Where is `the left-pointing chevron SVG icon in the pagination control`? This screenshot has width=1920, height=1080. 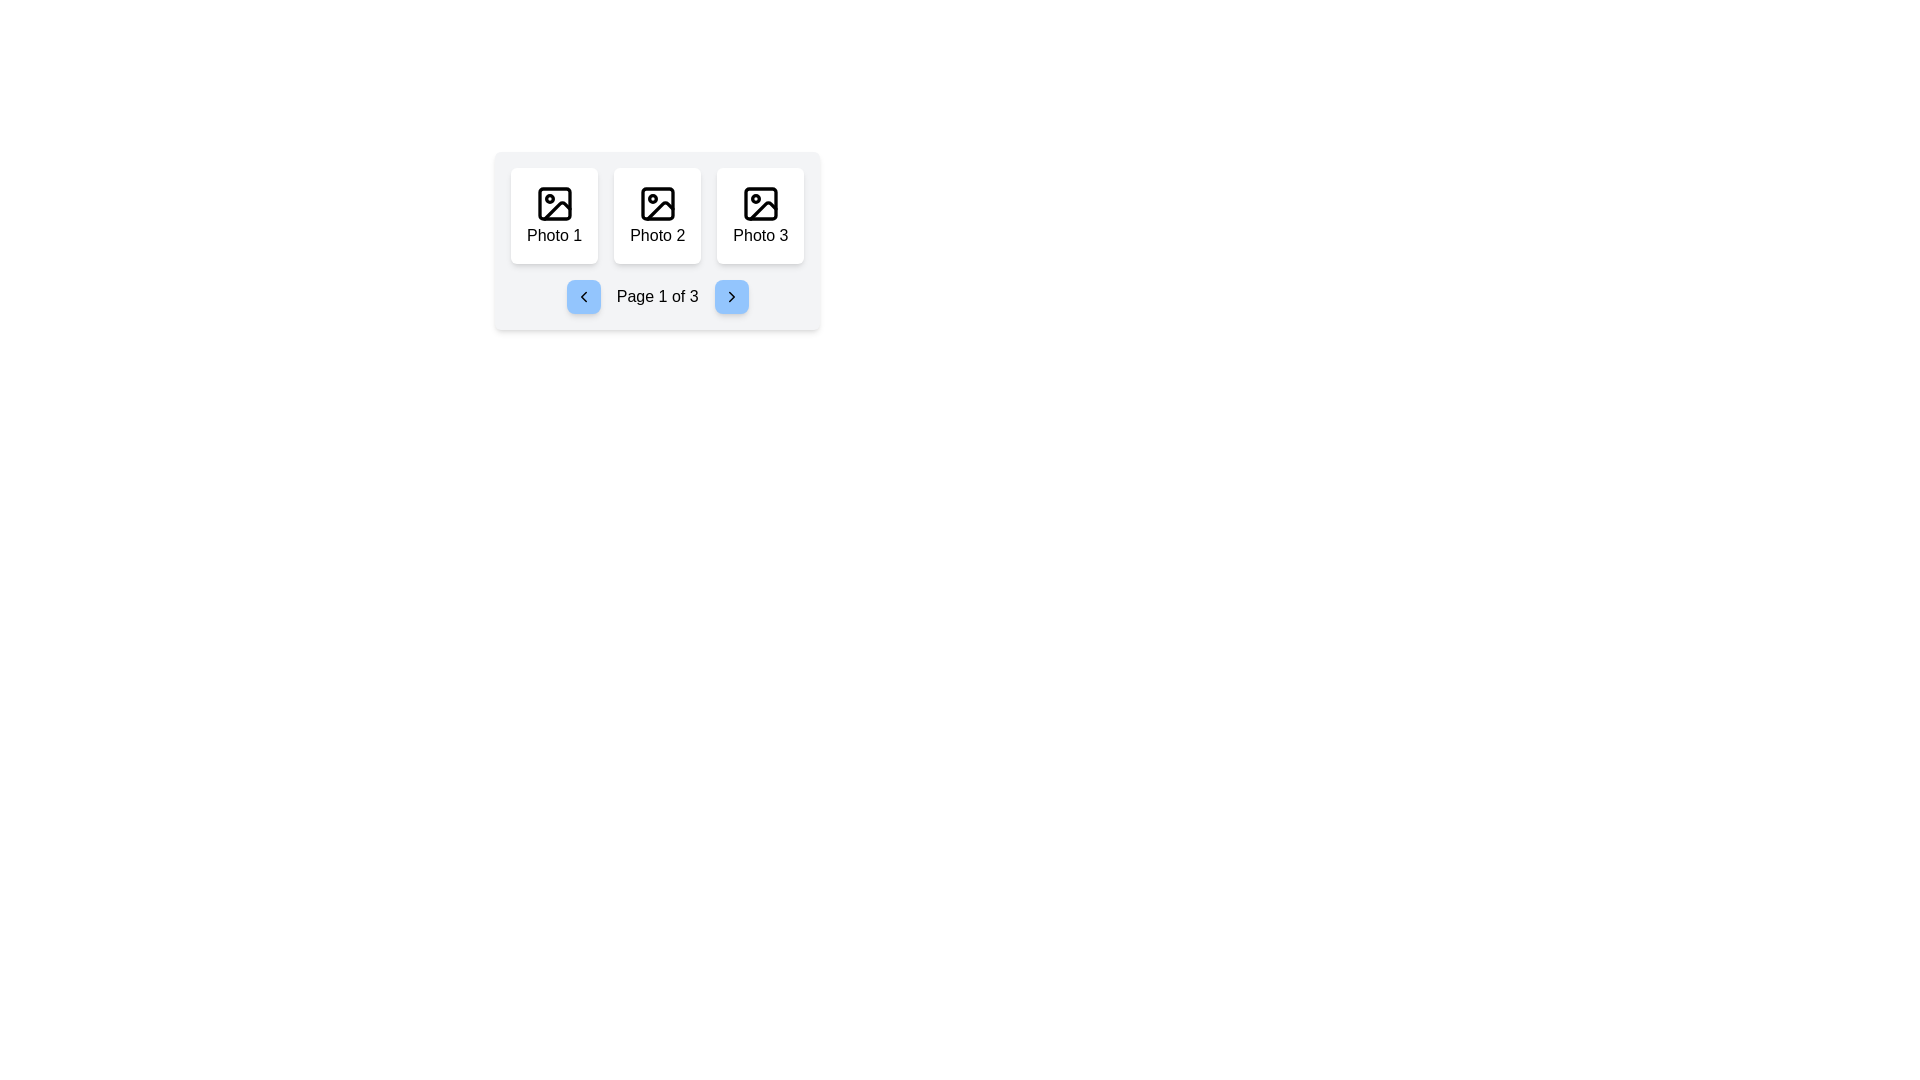
the left-pointing chevron SVG icon in the pagination control is located at coordinates (582, 297).